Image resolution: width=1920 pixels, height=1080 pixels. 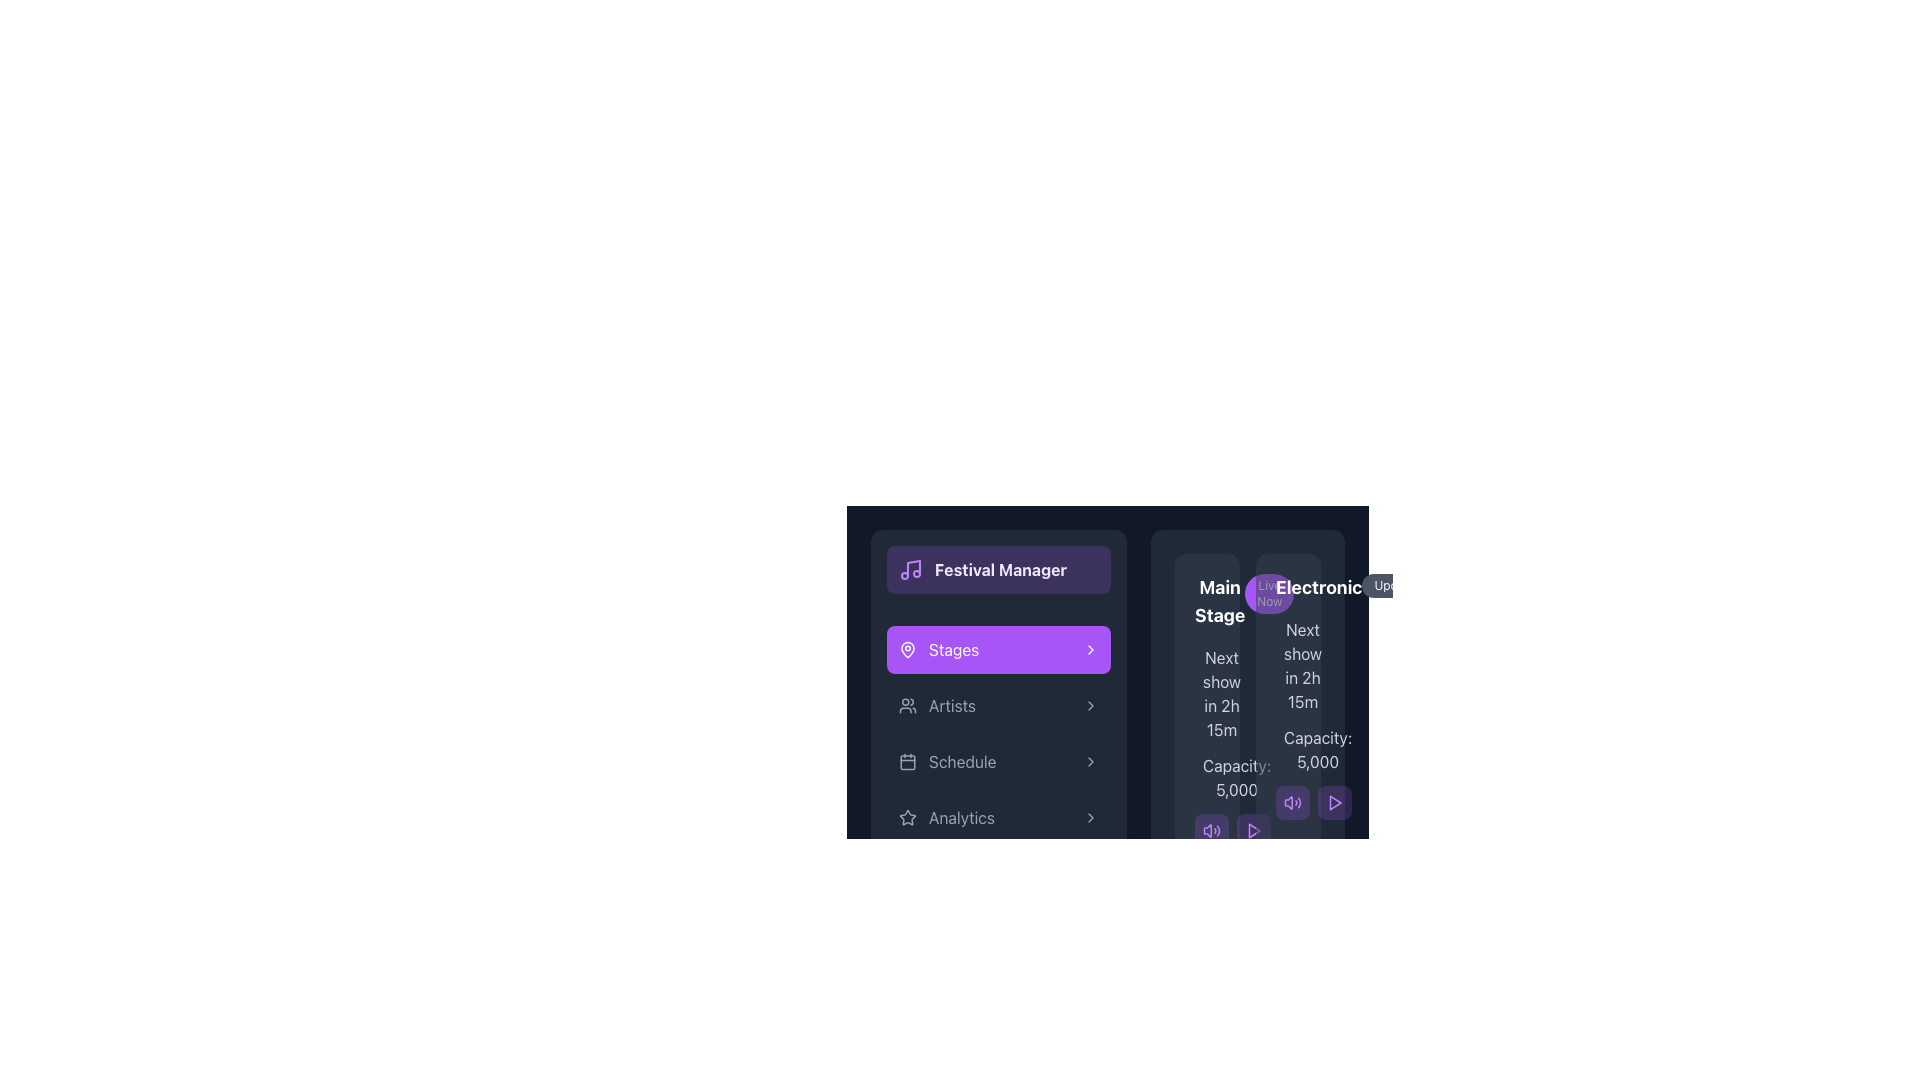 I want to click on the main body of the purple map pin icon located in the navigation panel for the Electronic Stage section, positioned below the Main Stage information heading, so click(x=906, y=648).